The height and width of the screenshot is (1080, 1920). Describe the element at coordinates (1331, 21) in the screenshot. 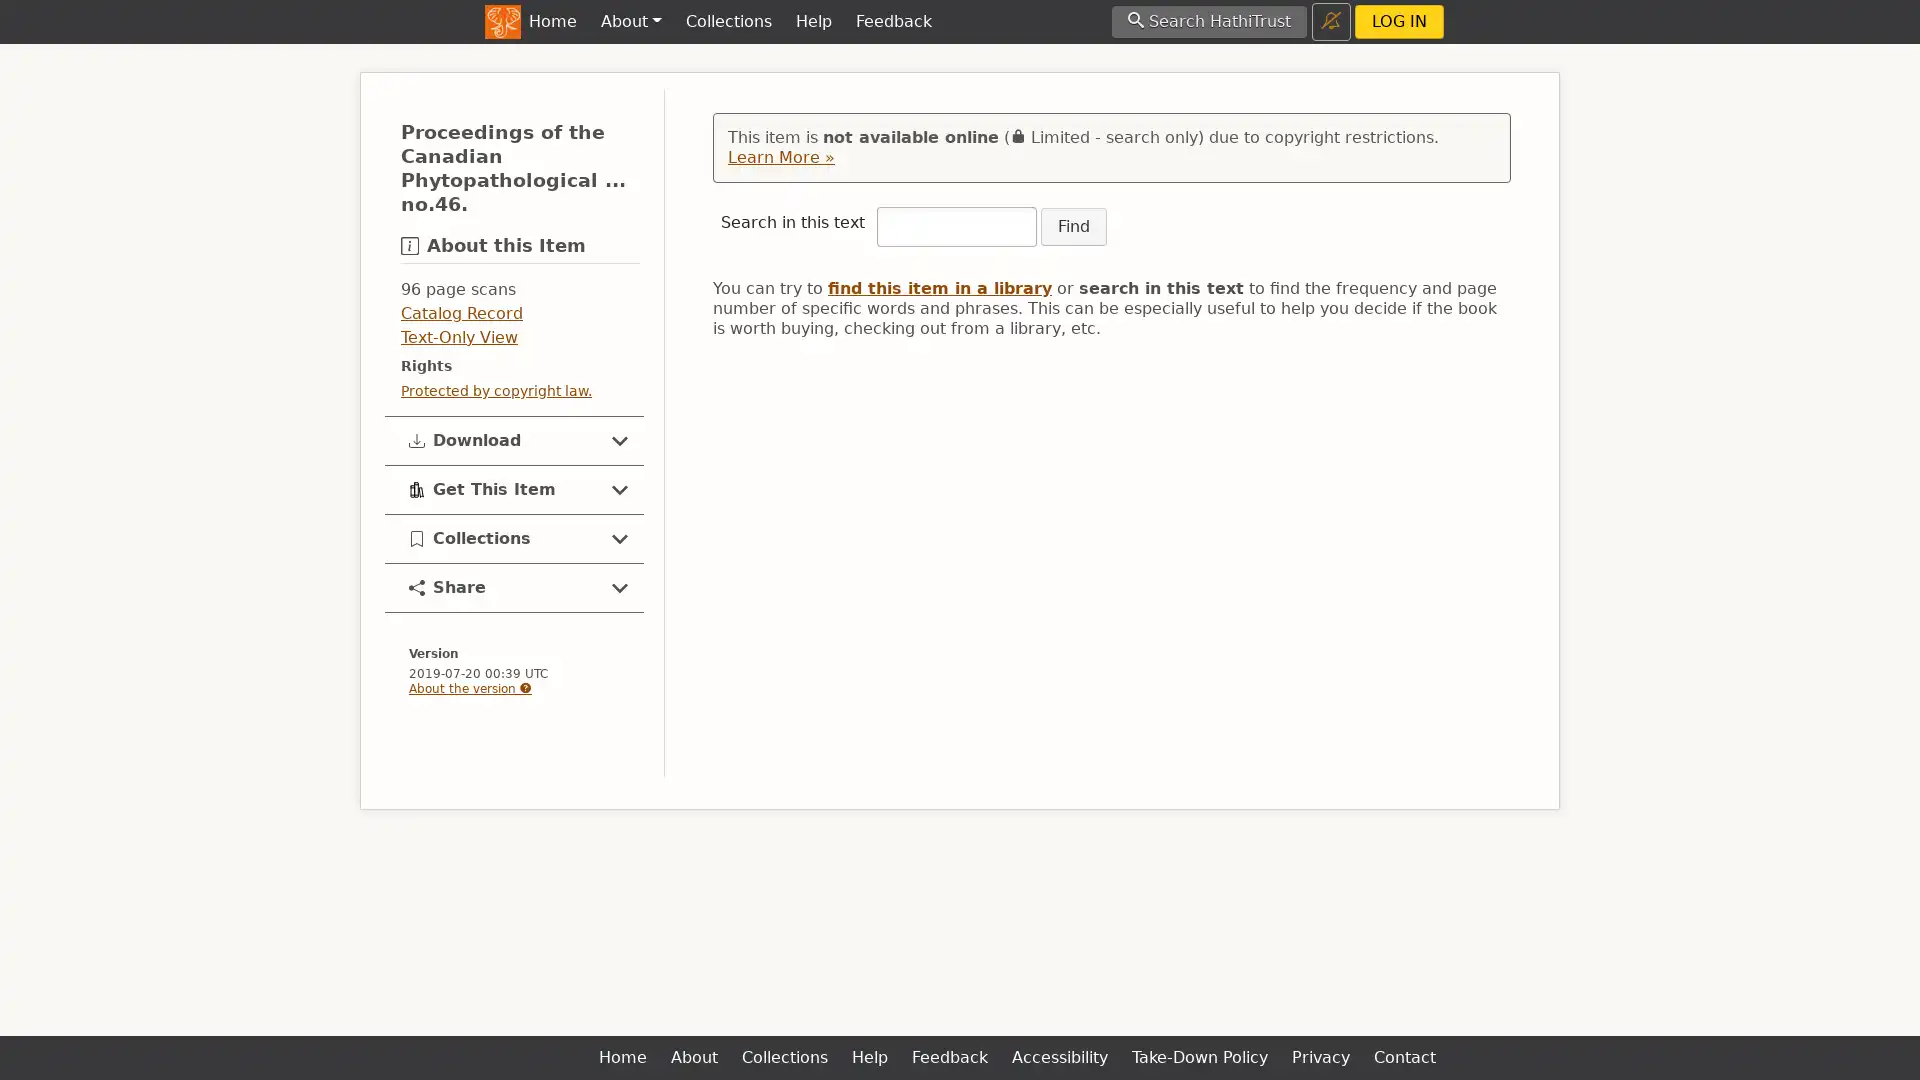

I see `Toggle Notifications` at that location.